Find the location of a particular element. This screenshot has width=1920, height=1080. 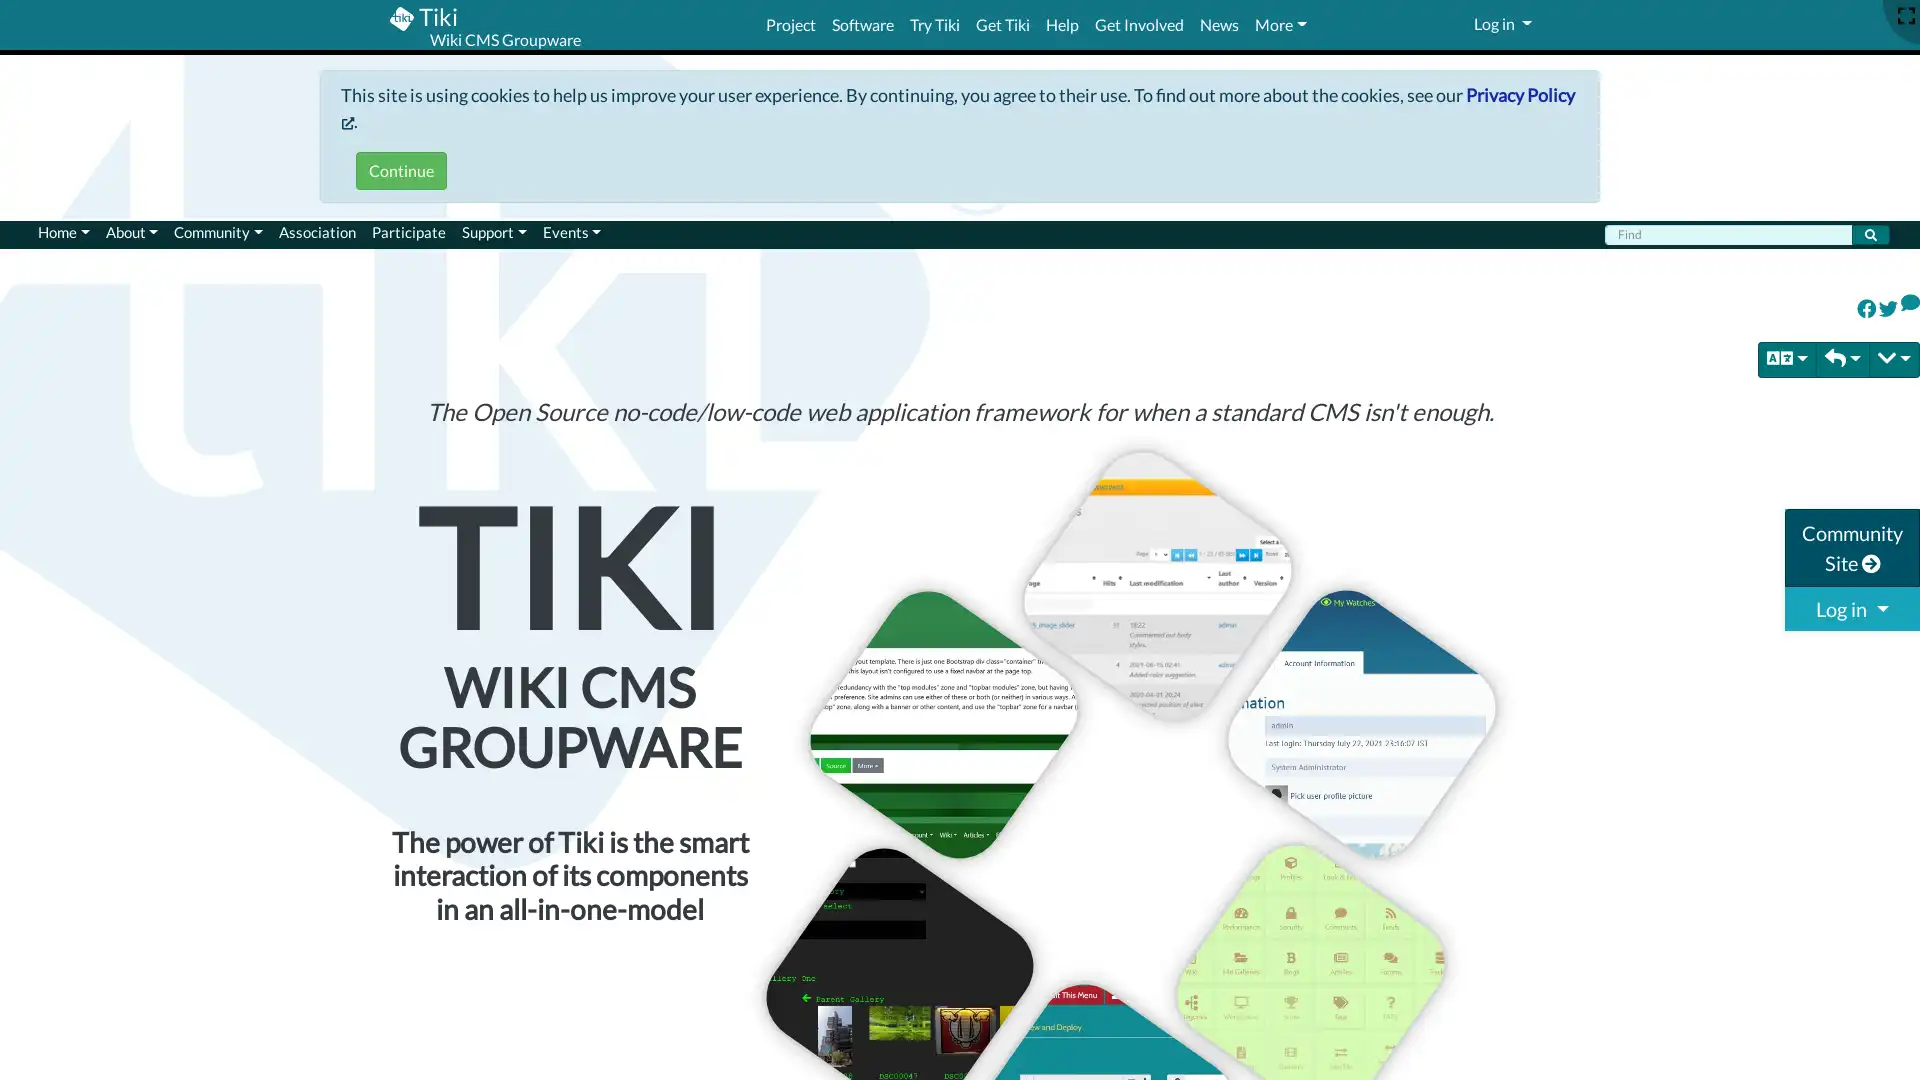

Log in is located at coordinates (1502, 23).